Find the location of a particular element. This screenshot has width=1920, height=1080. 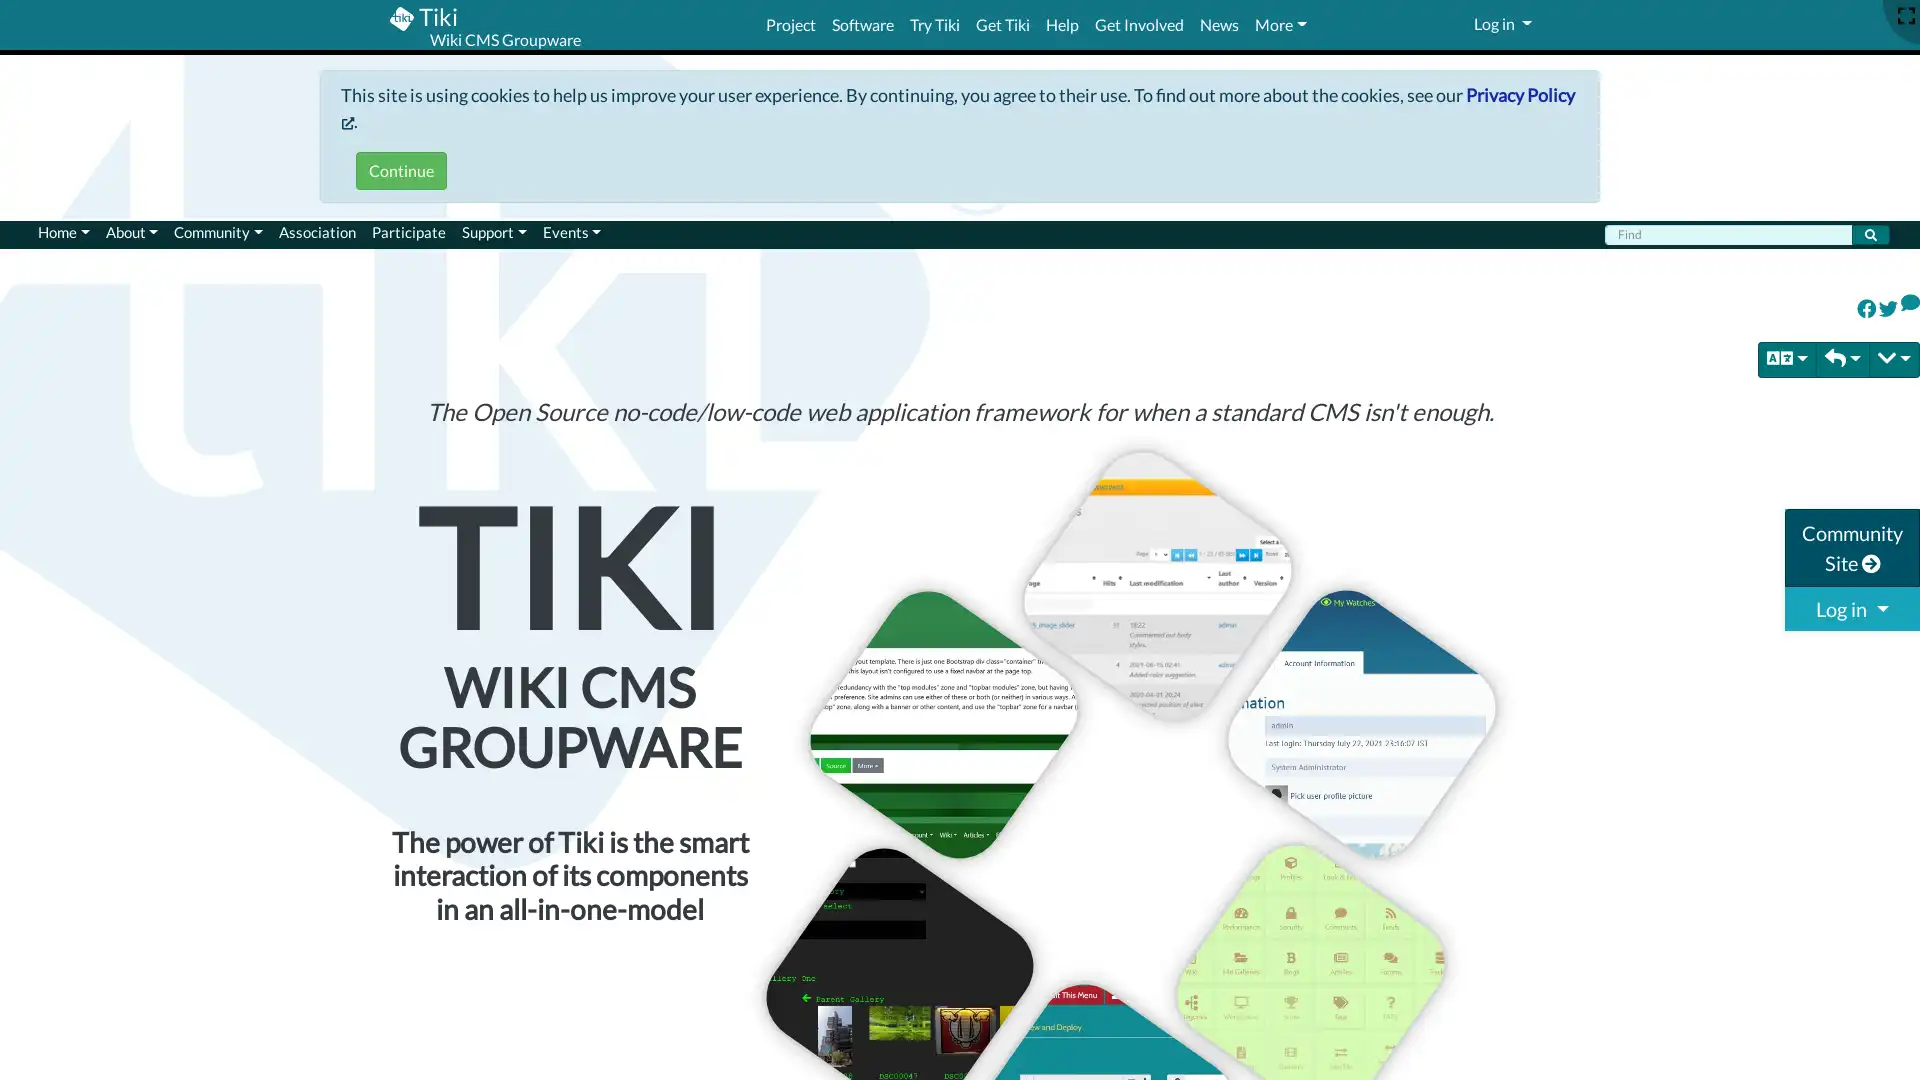

Log in is located at coordinates (1502, 23).